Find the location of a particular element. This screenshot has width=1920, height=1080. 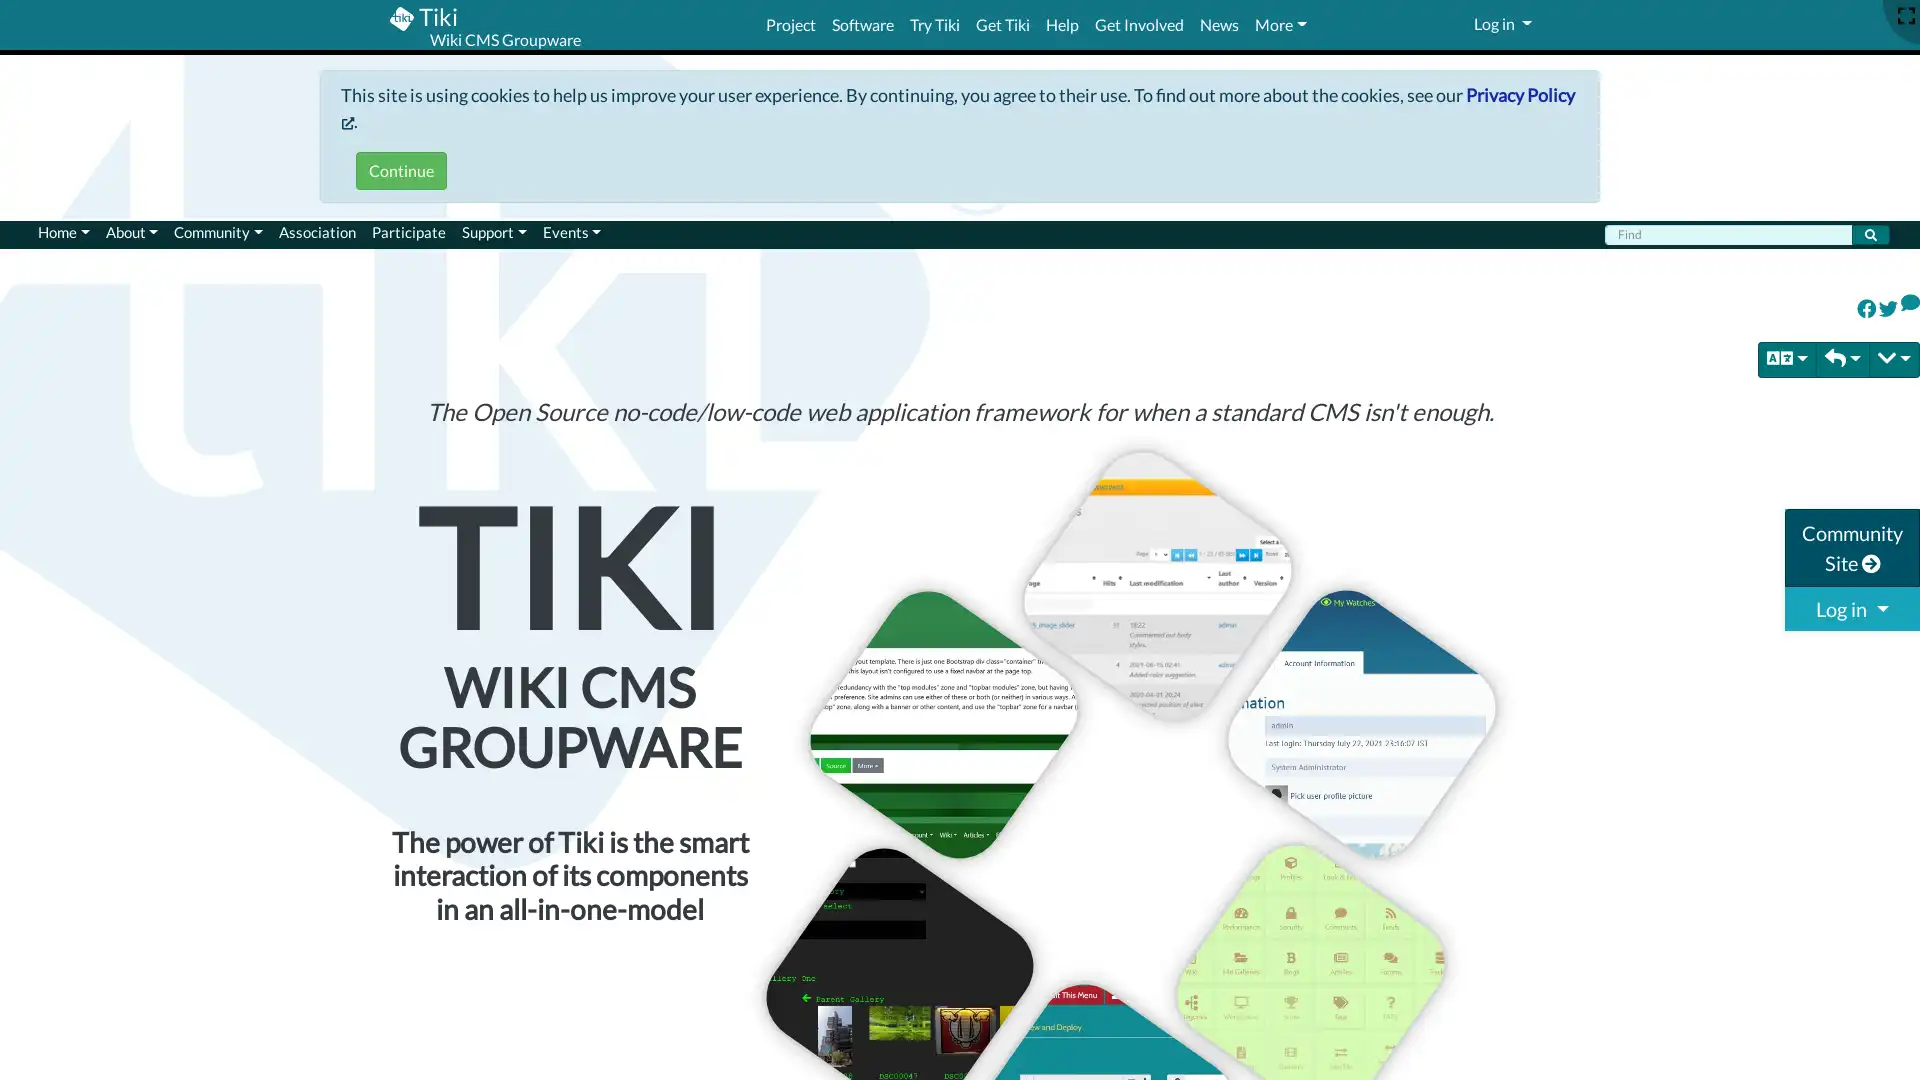

Log in is located at coordinates (1502, 23).